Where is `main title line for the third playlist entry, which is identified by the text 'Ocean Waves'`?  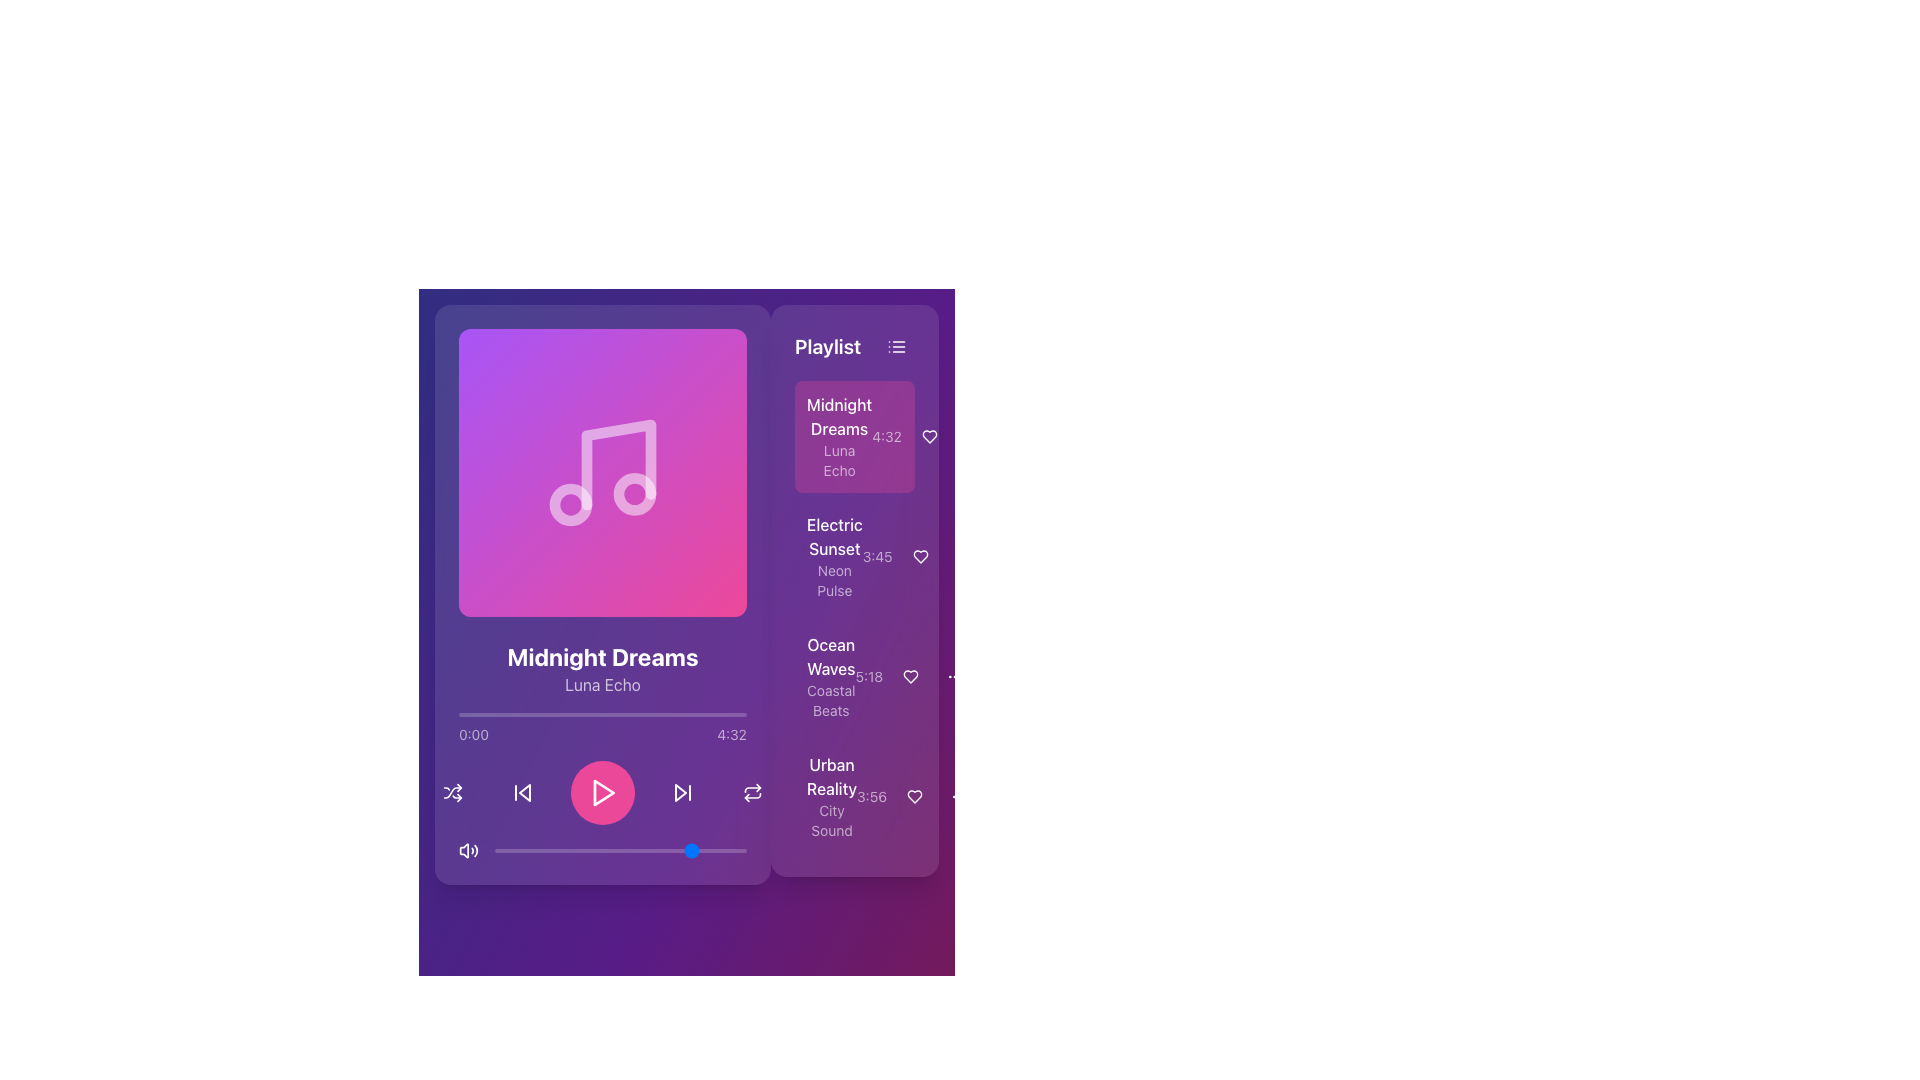
main title line for the third playlist entry, which is identified by the text 'Ocean Waves' is located at coordinates (831, 656).